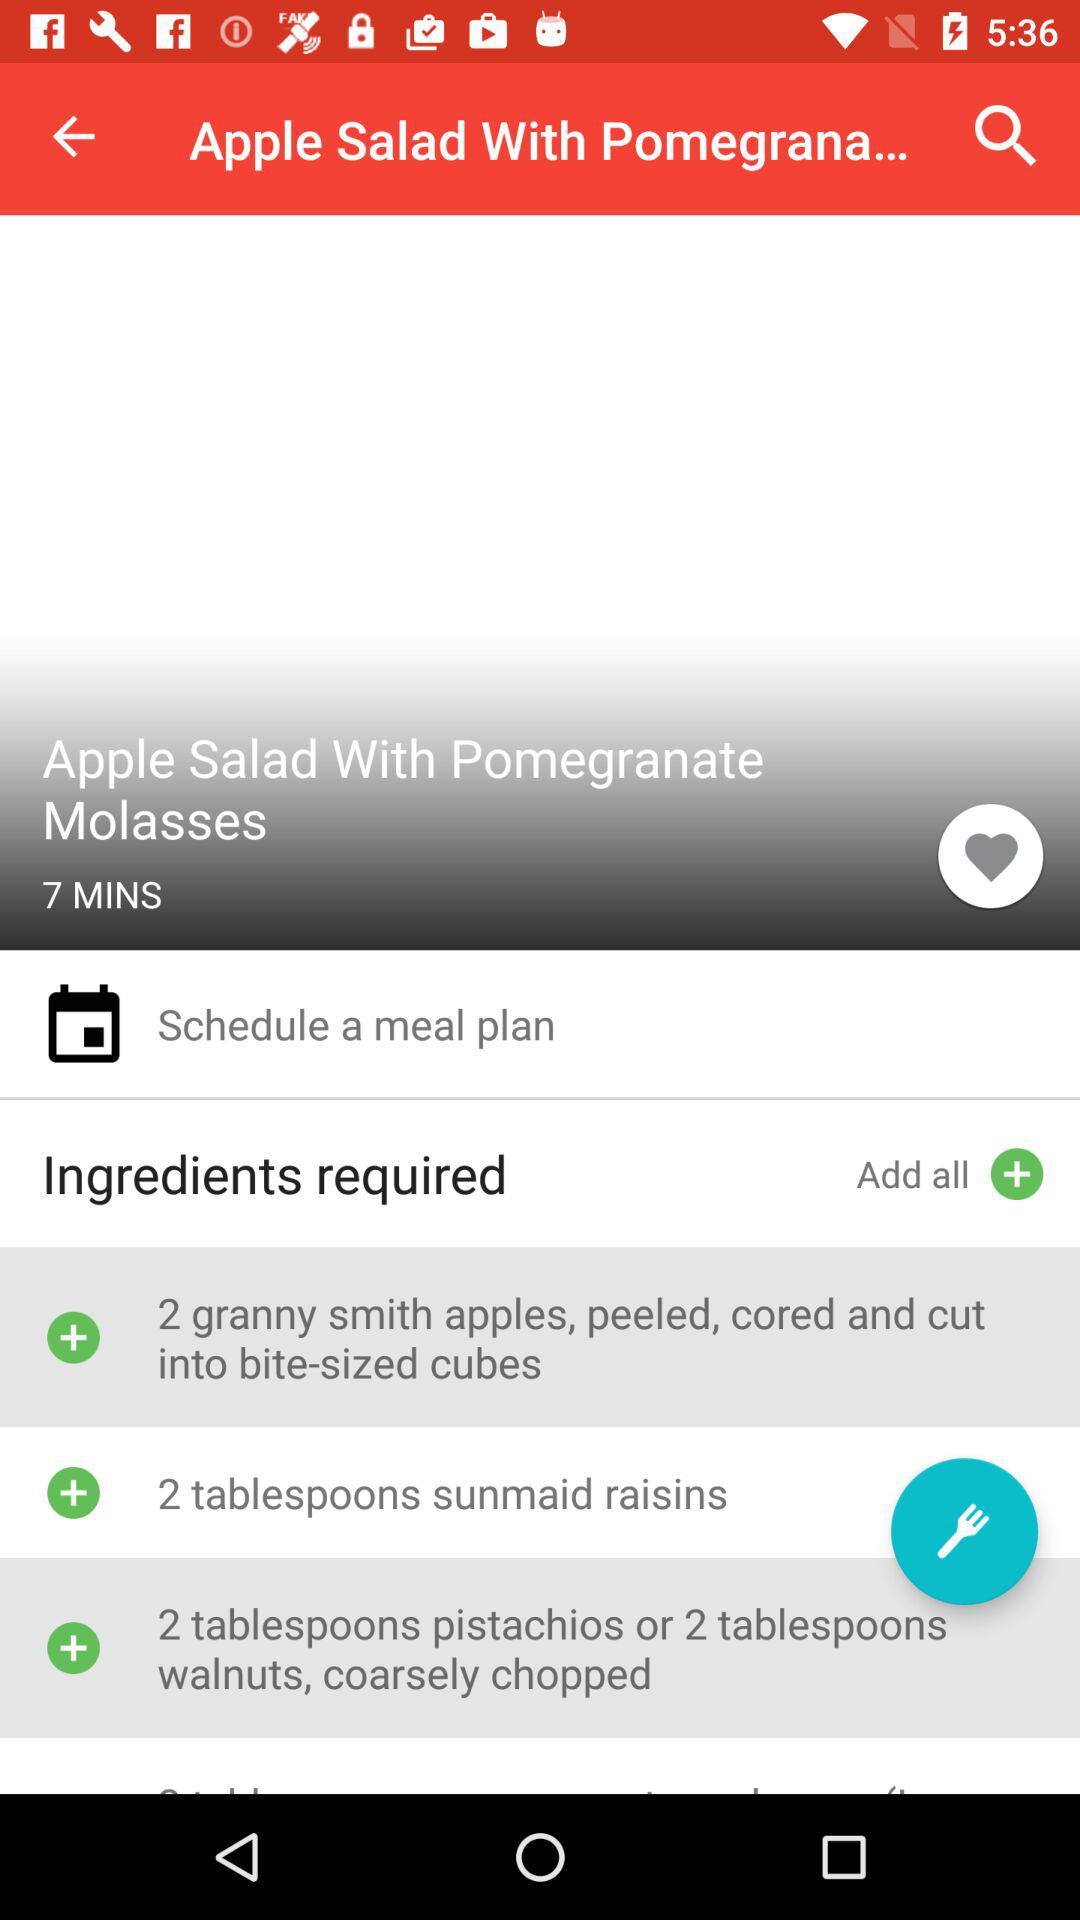 This screenshot has height=1920, width=1080. What do you see at coordinates (963, 1530) in the screenshot?
I see `item at the bottom right corner` at bounding box center [963, 1530].